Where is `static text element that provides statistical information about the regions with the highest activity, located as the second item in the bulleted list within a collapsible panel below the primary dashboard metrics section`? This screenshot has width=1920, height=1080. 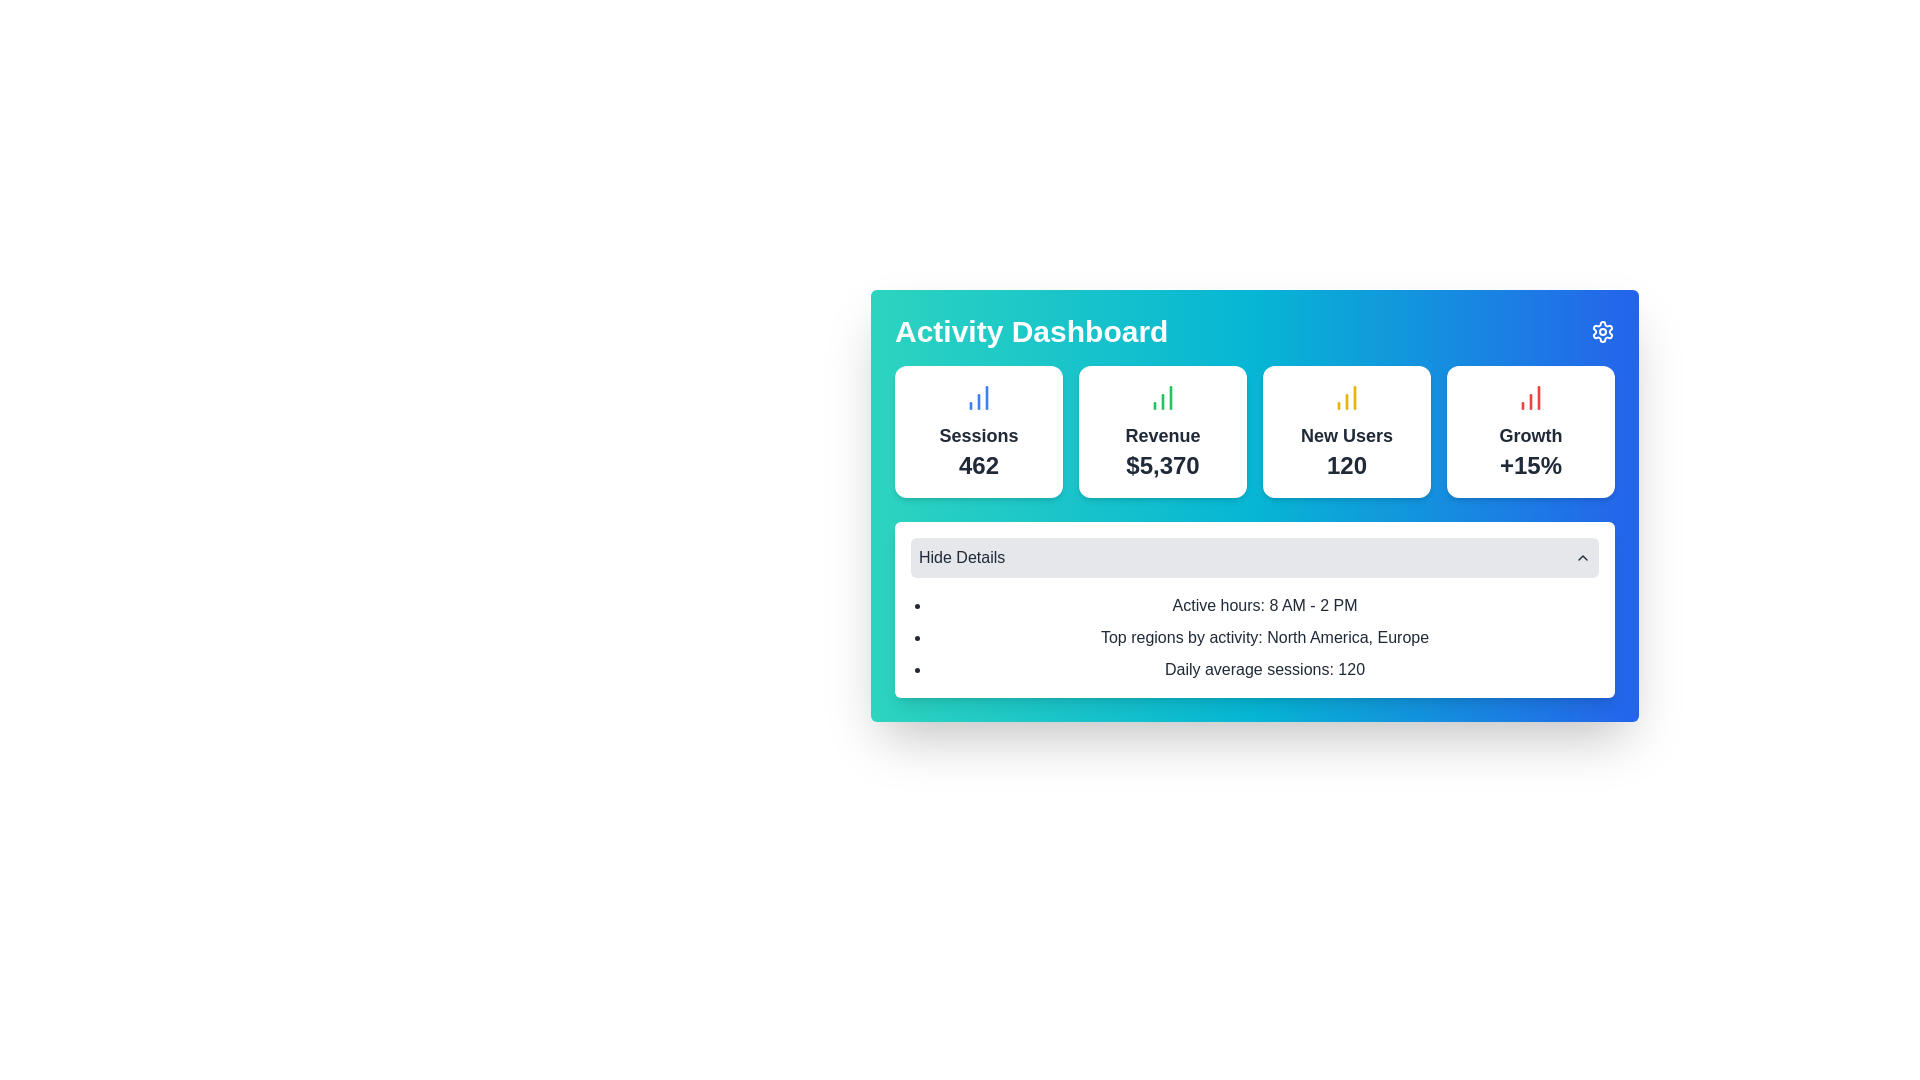 static text element that provides statistical information about the regions with the highest activity, located as the second item in the bulleted list within a collapsible panel below the primary dashboard metrics section is located at coordinates (1264, 637).